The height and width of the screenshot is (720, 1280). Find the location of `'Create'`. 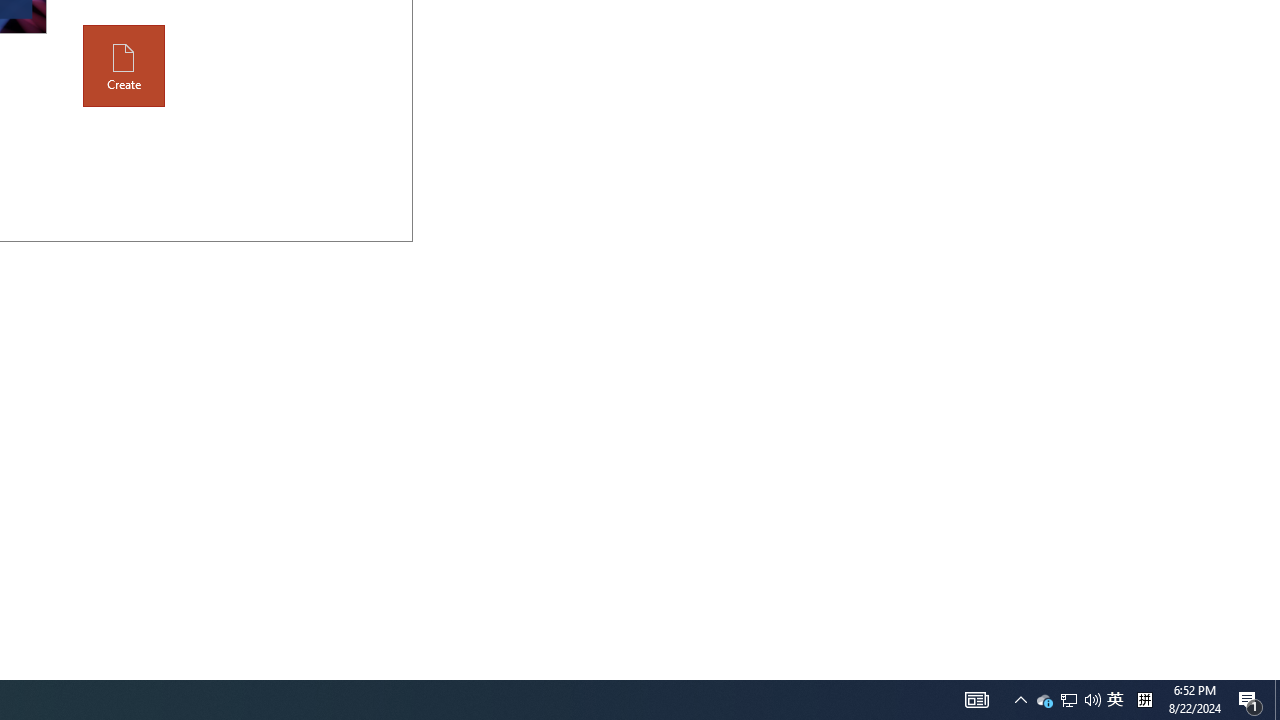

'Create' is located at coordinates (123, 65).